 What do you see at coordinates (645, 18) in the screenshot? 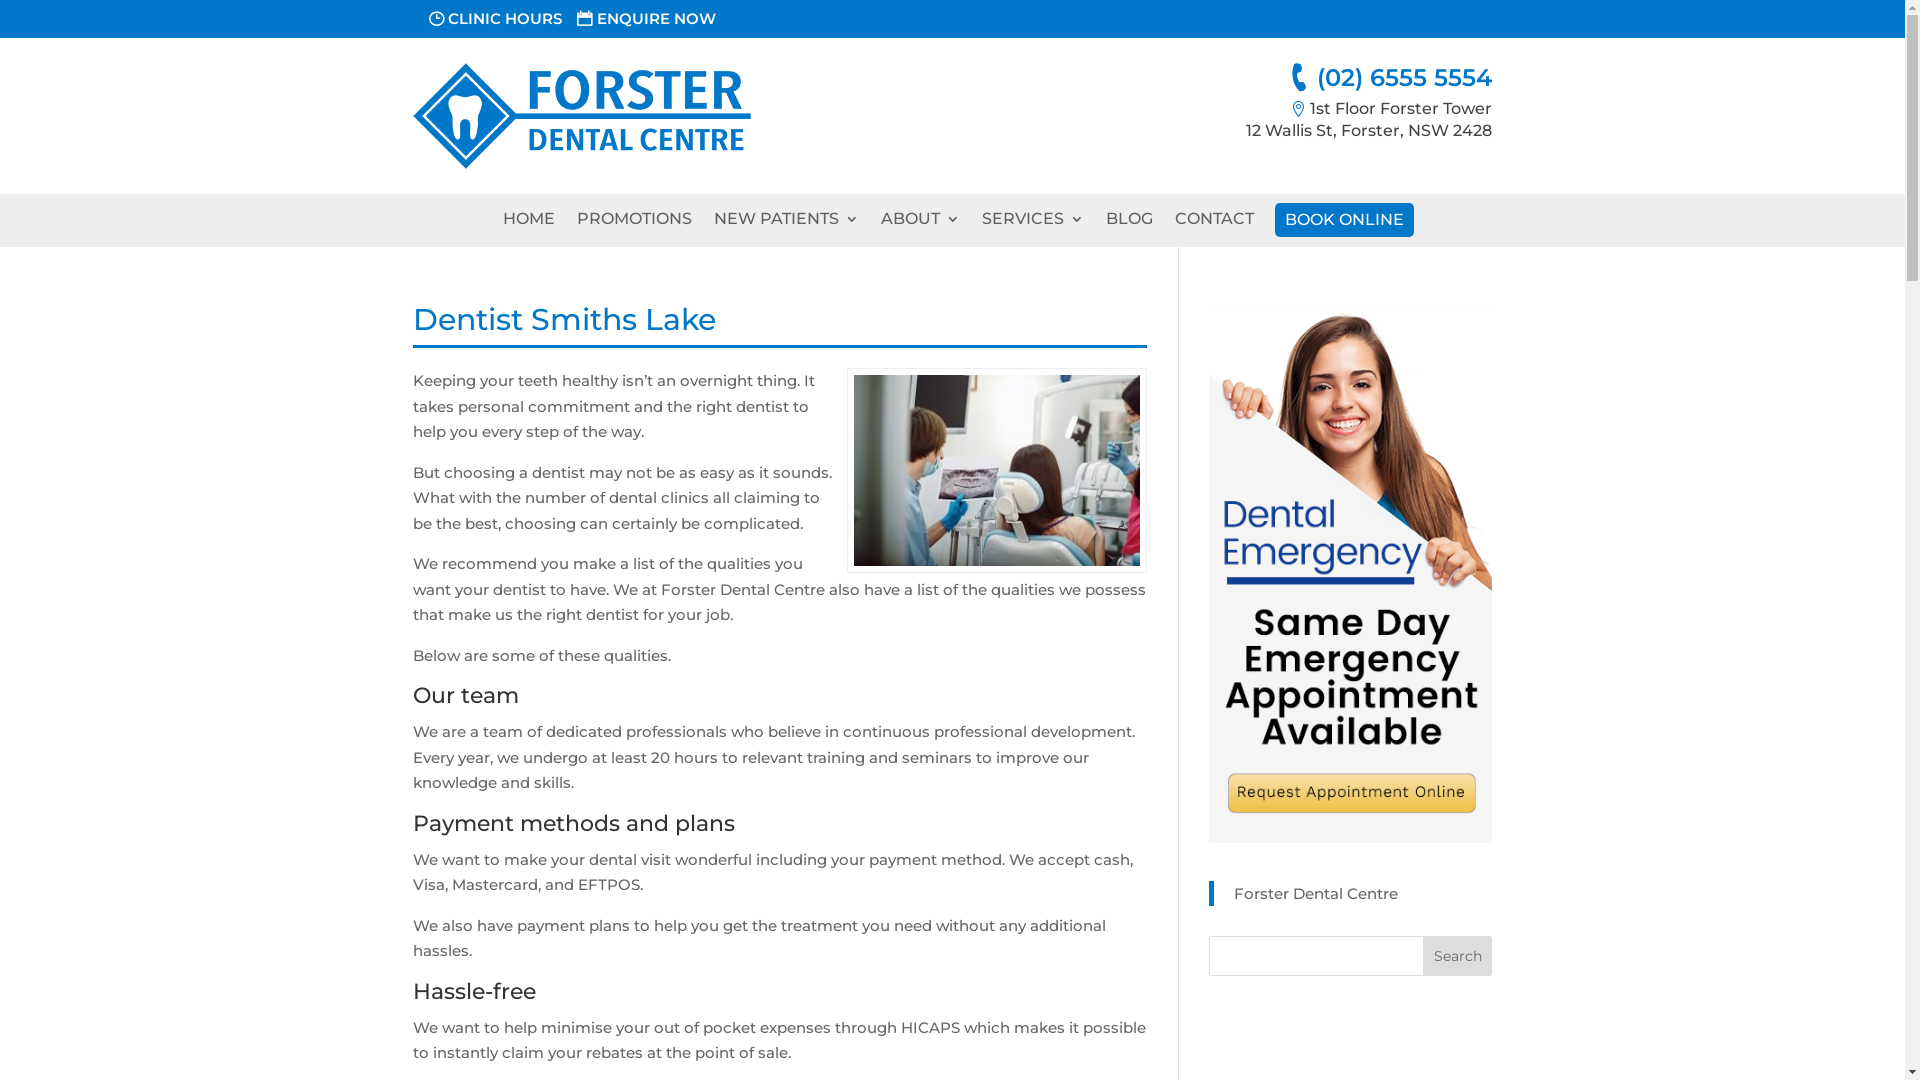
I see `'ENQUIRE NOW'` at bounding box center [645, 18].